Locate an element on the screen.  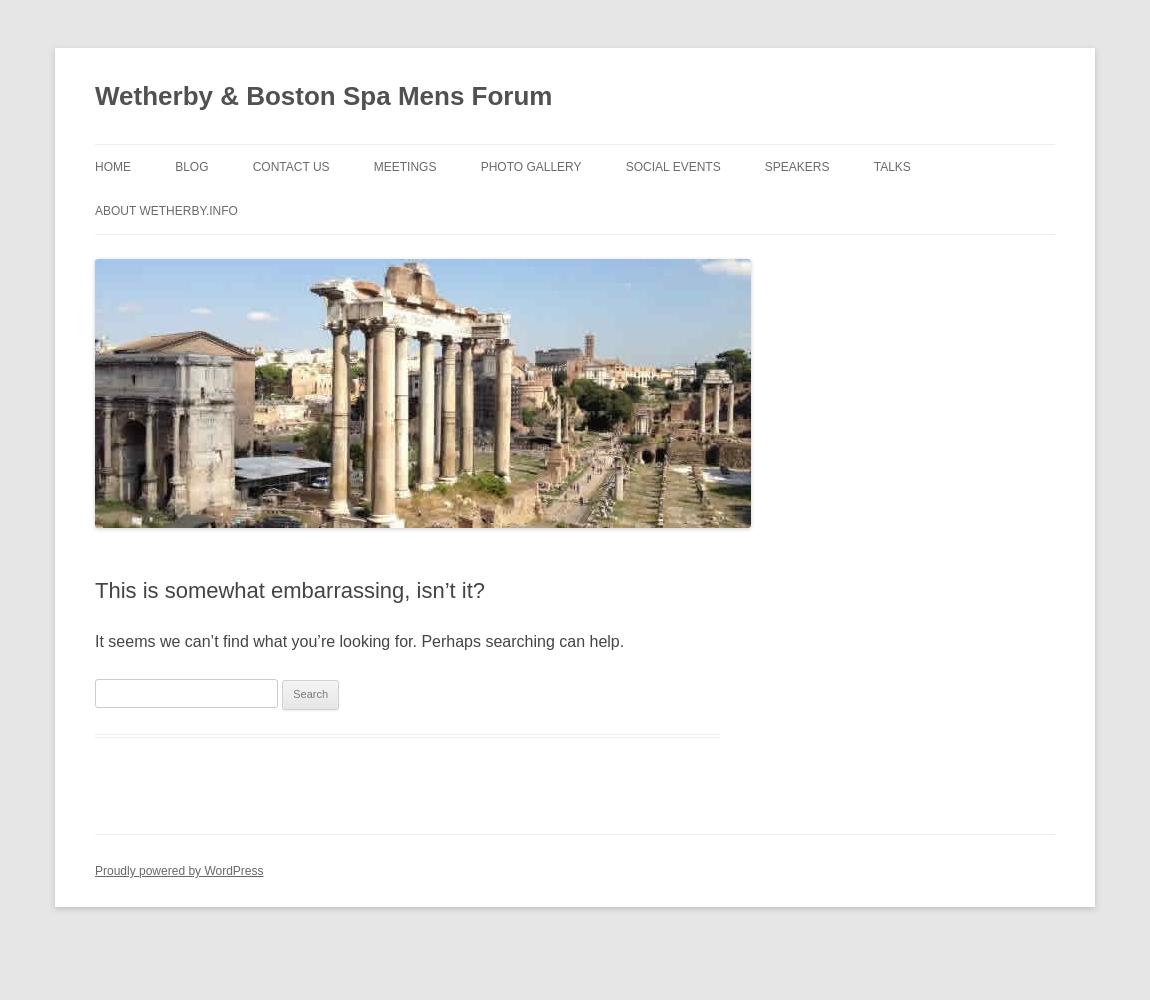
'Proudly powered by WordPress' is located at coordinates (178, 870).